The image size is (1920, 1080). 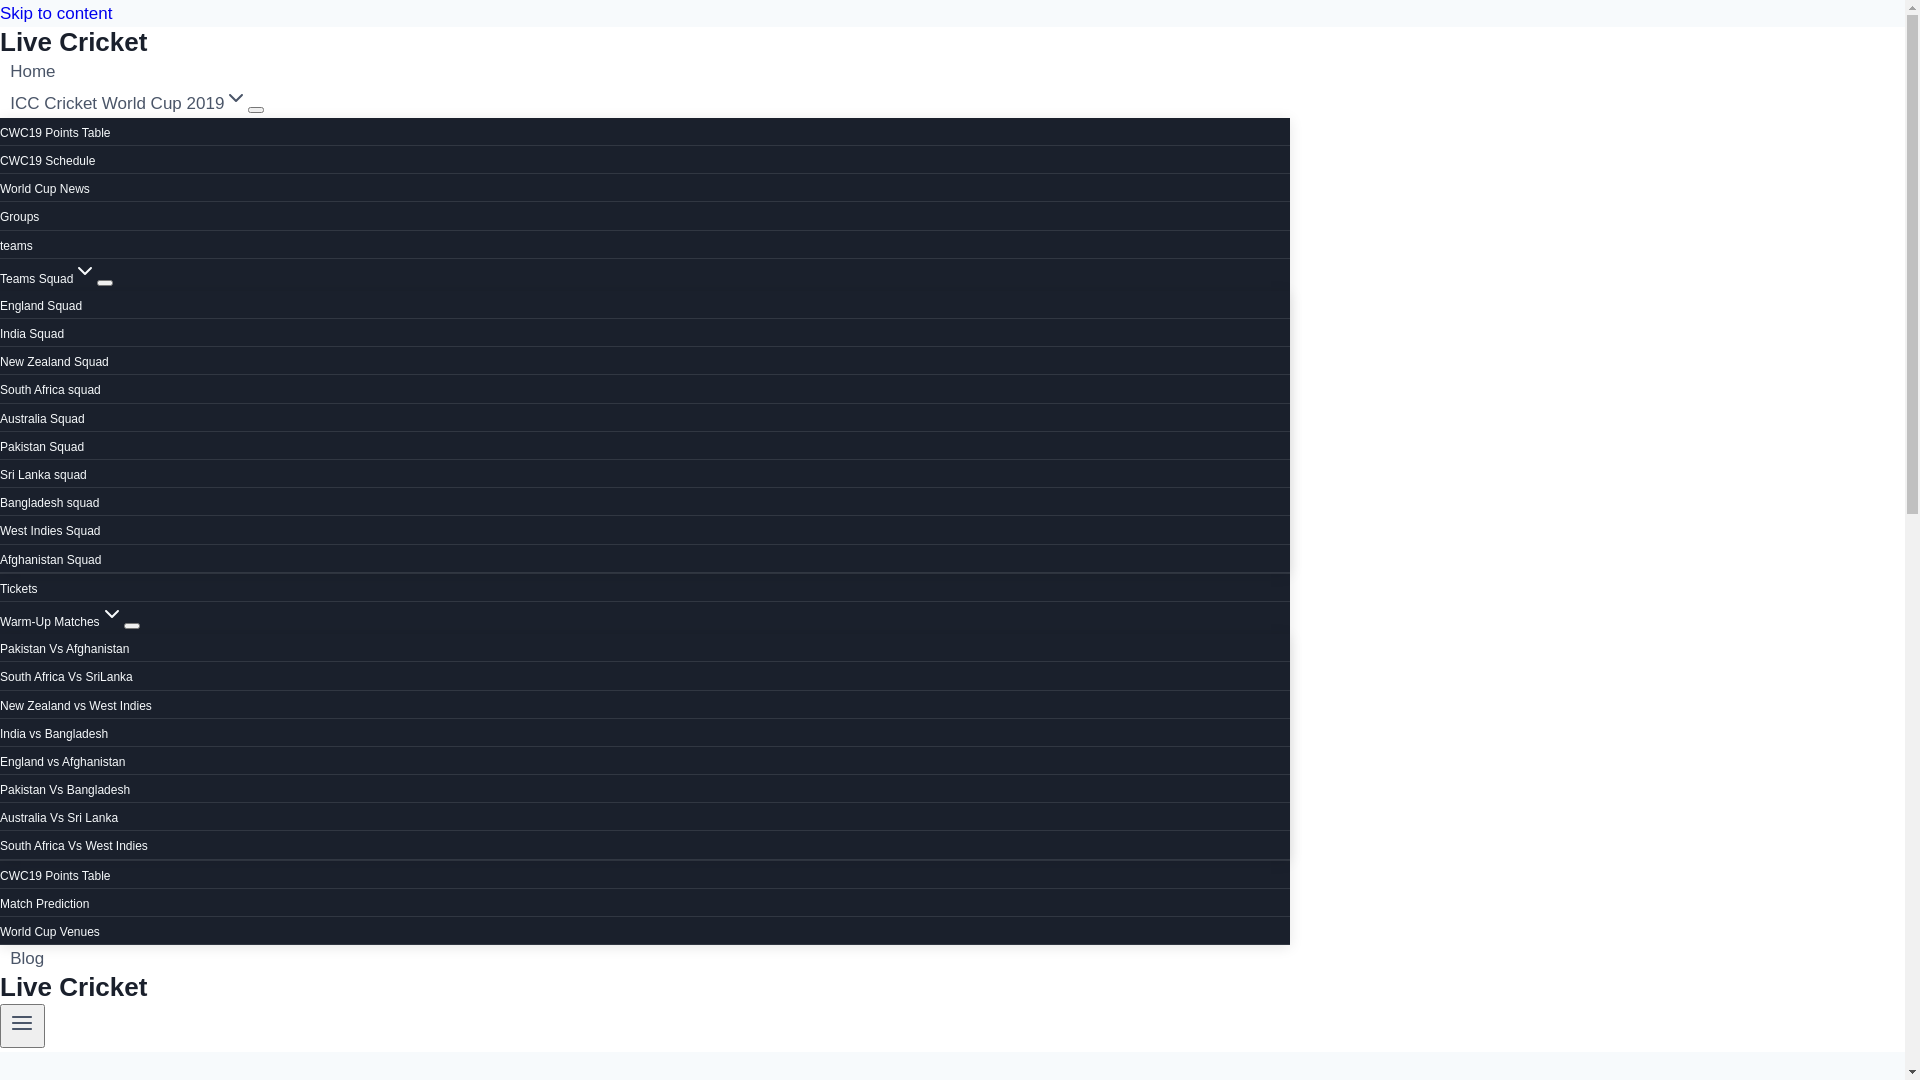 I want to click on 'CWC19 Points Table', so click(x=55, y=132).